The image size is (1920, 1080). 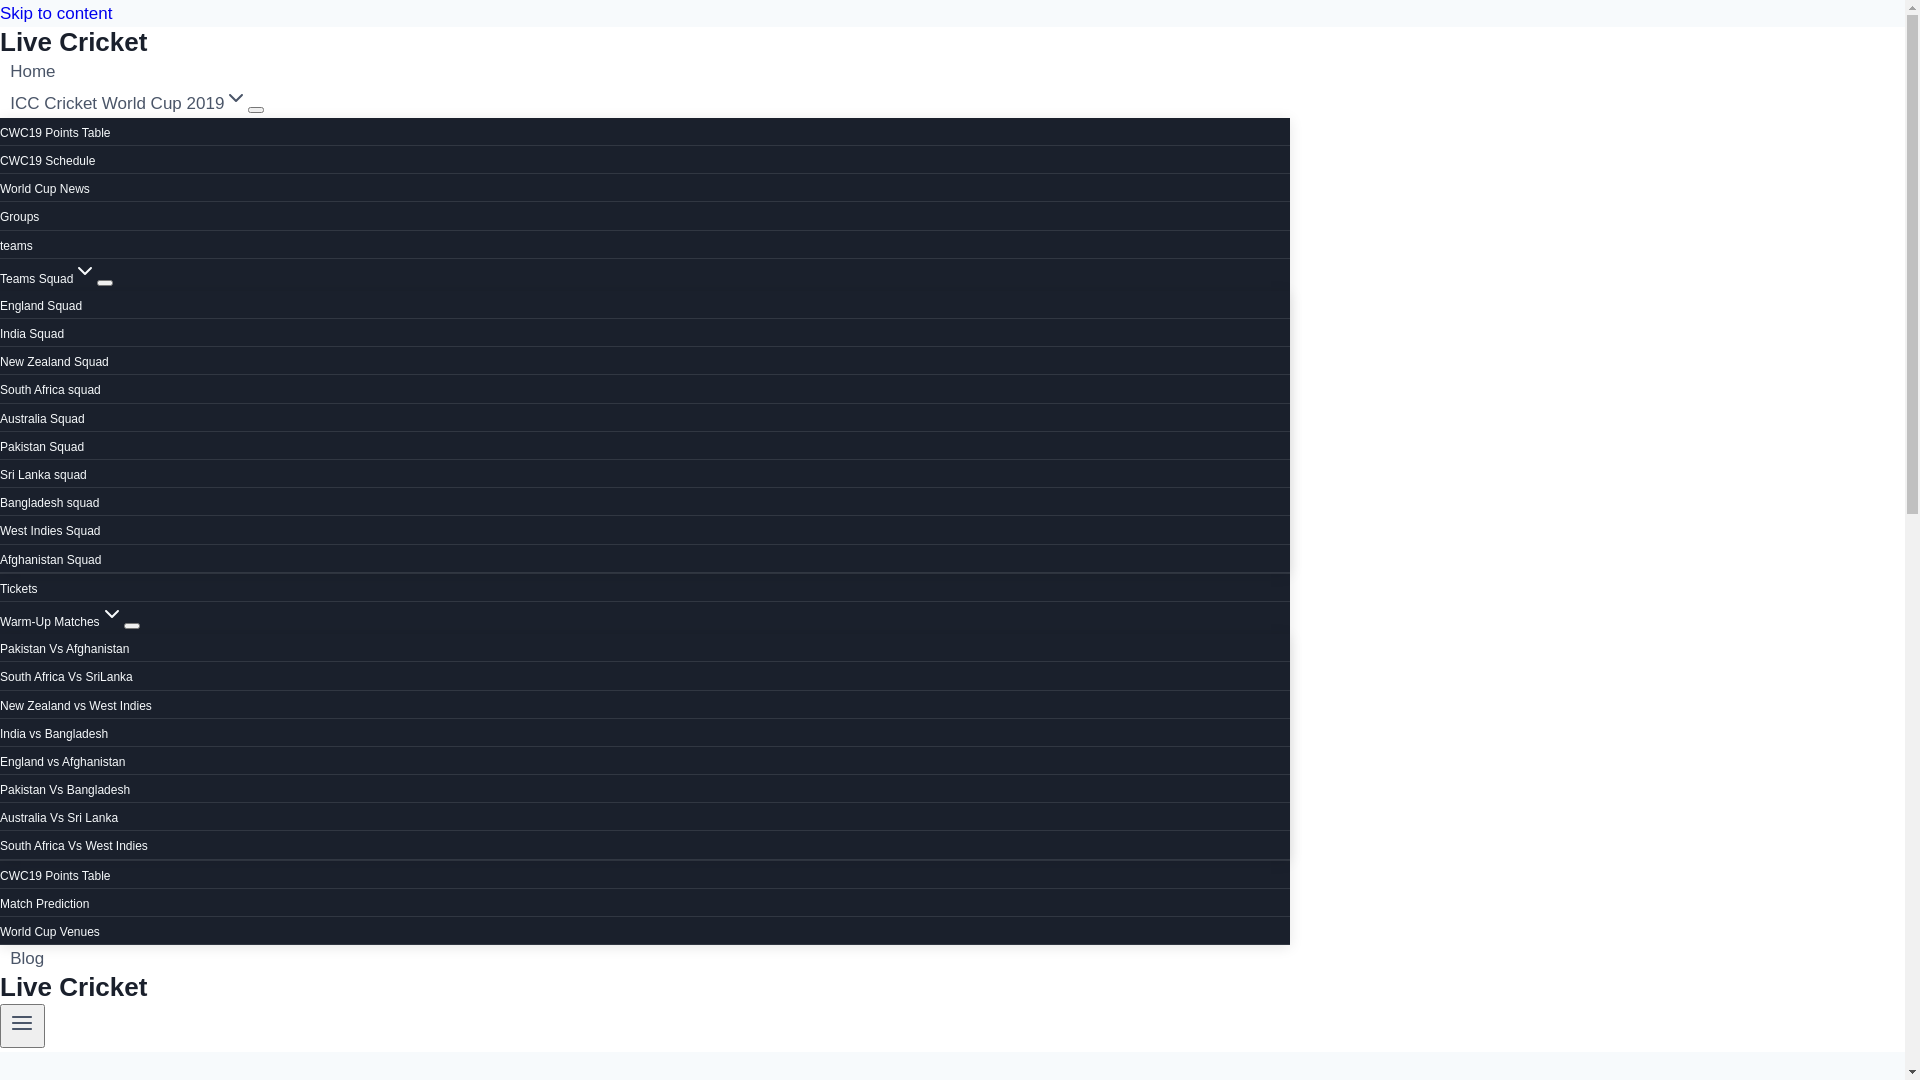 I want to click on 'CWC19 Points Table', so click(x=55, y=132).